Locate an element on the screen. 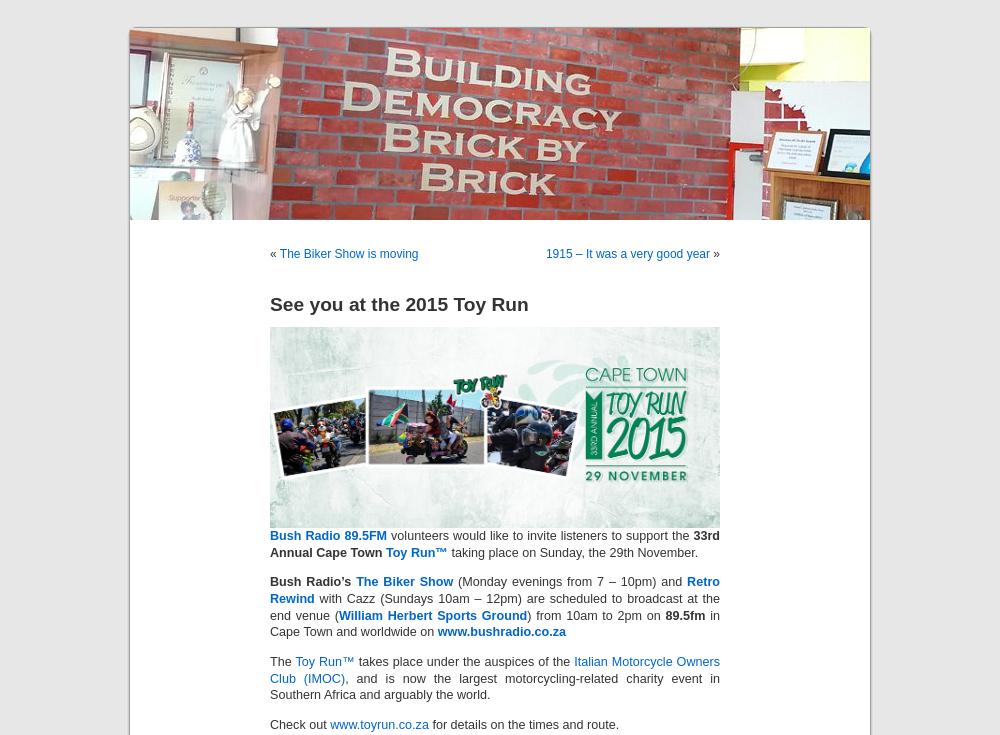 The image size is (1000, 735). 'The' is located at coordinates (282, 659).